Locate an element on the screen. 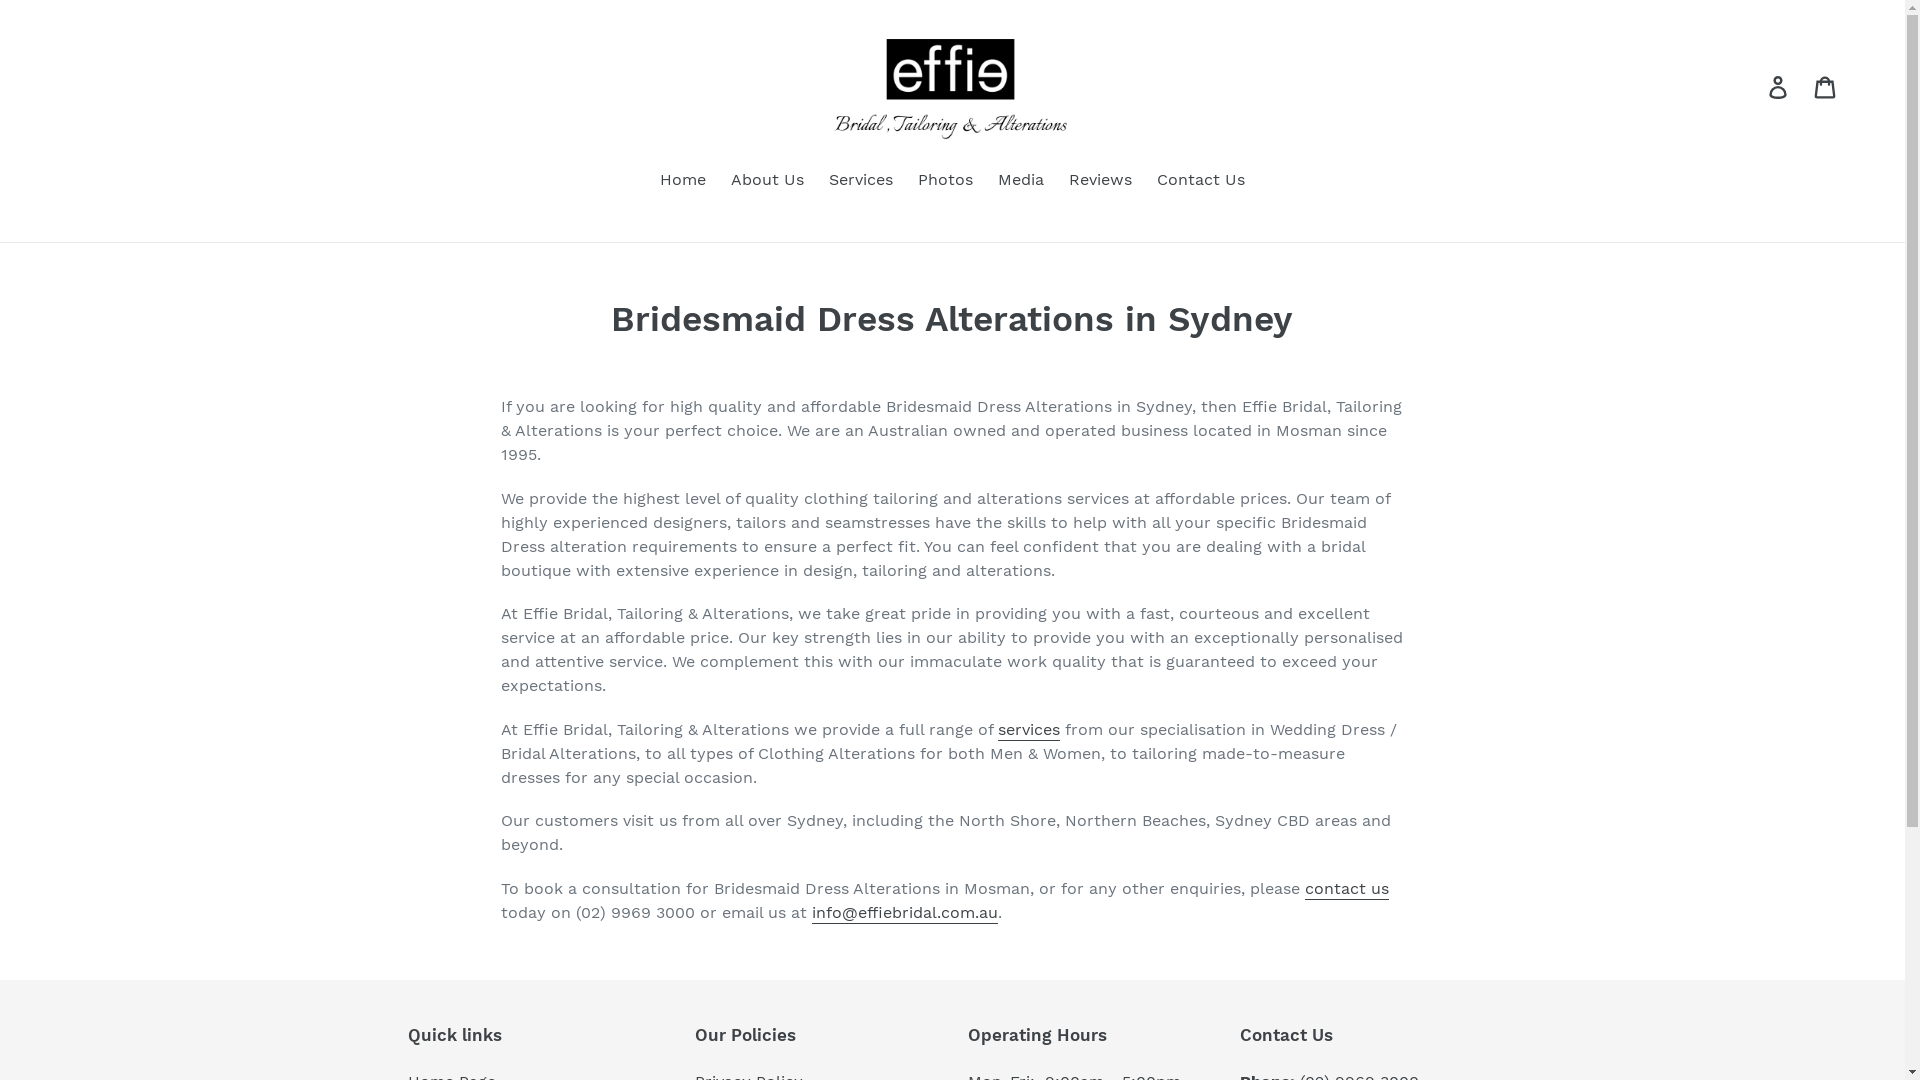 Image resolution: width=1920 pixels, height=1080 pixels. 'Log in' is located at coordinates (1779, 85).